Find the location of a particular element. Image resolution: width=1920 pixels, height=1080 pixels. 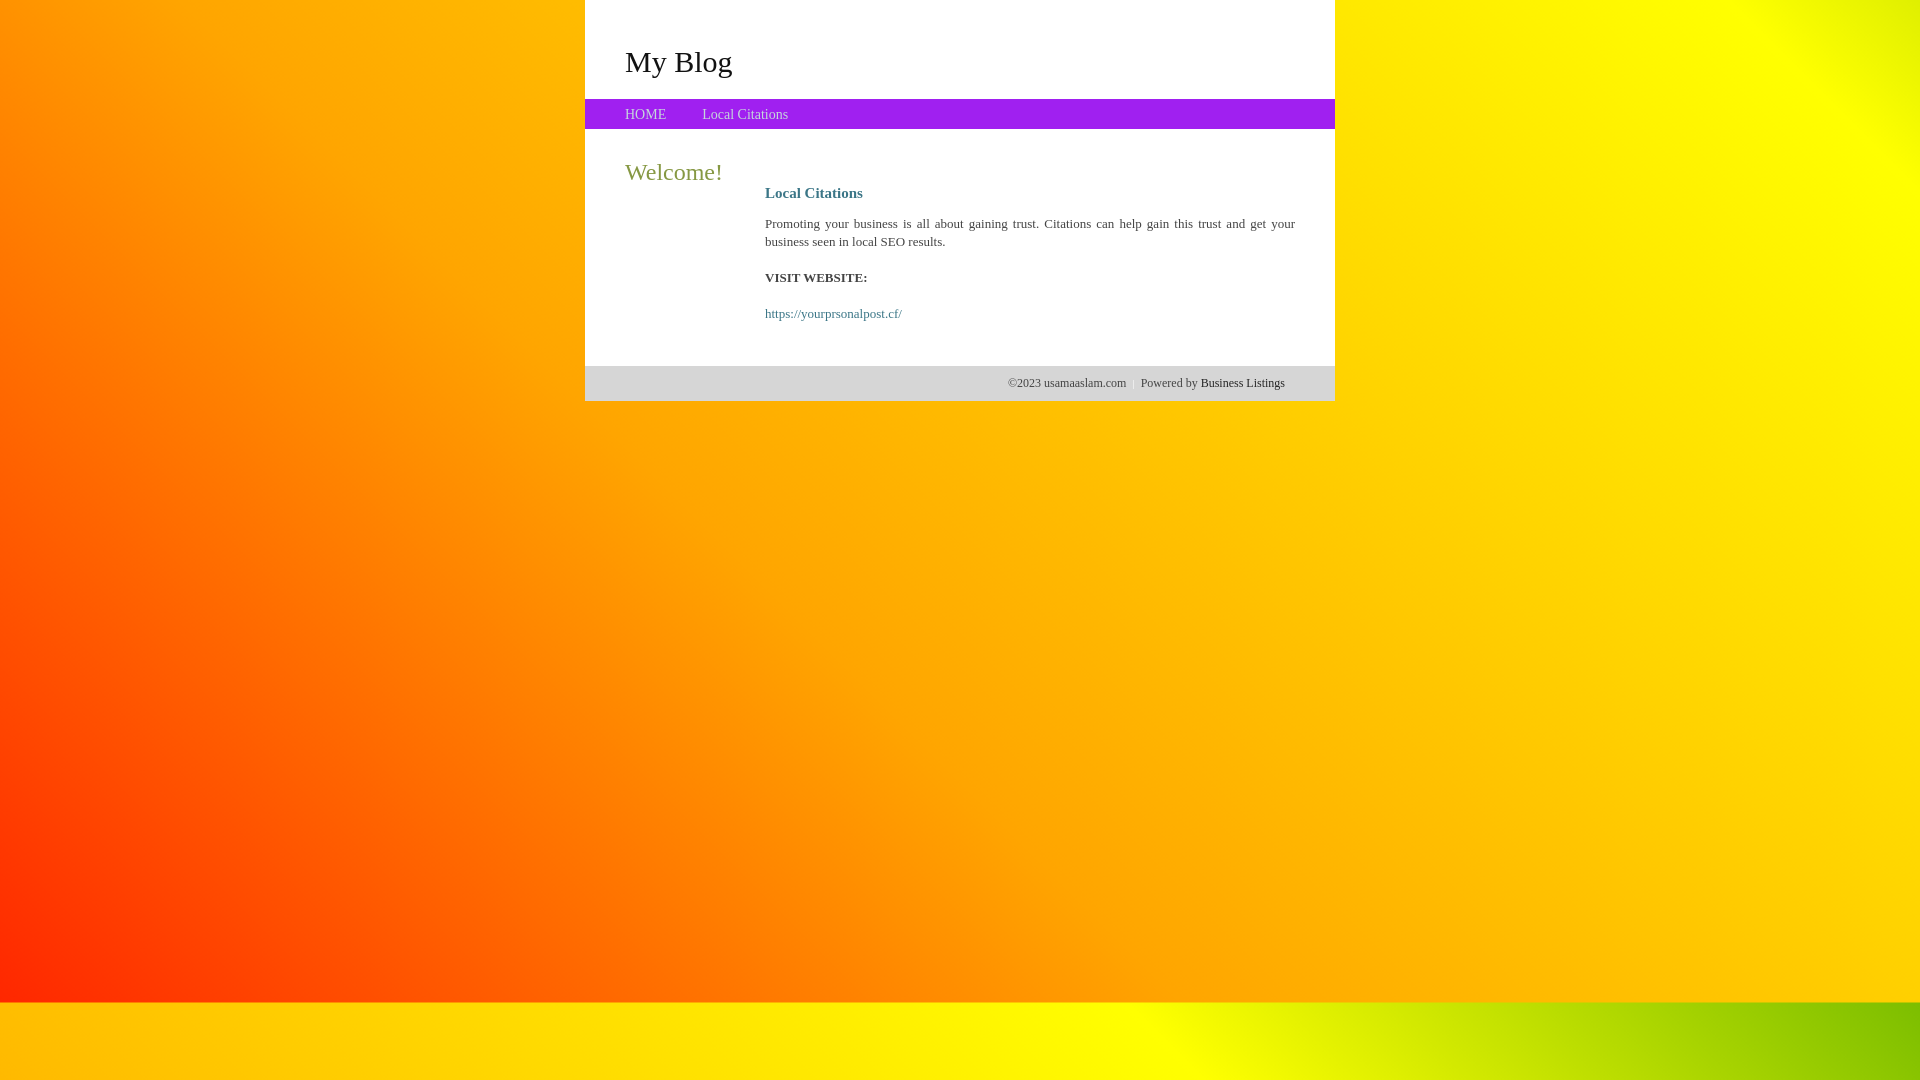

'My Blog' is located at coordinates (678, 60).